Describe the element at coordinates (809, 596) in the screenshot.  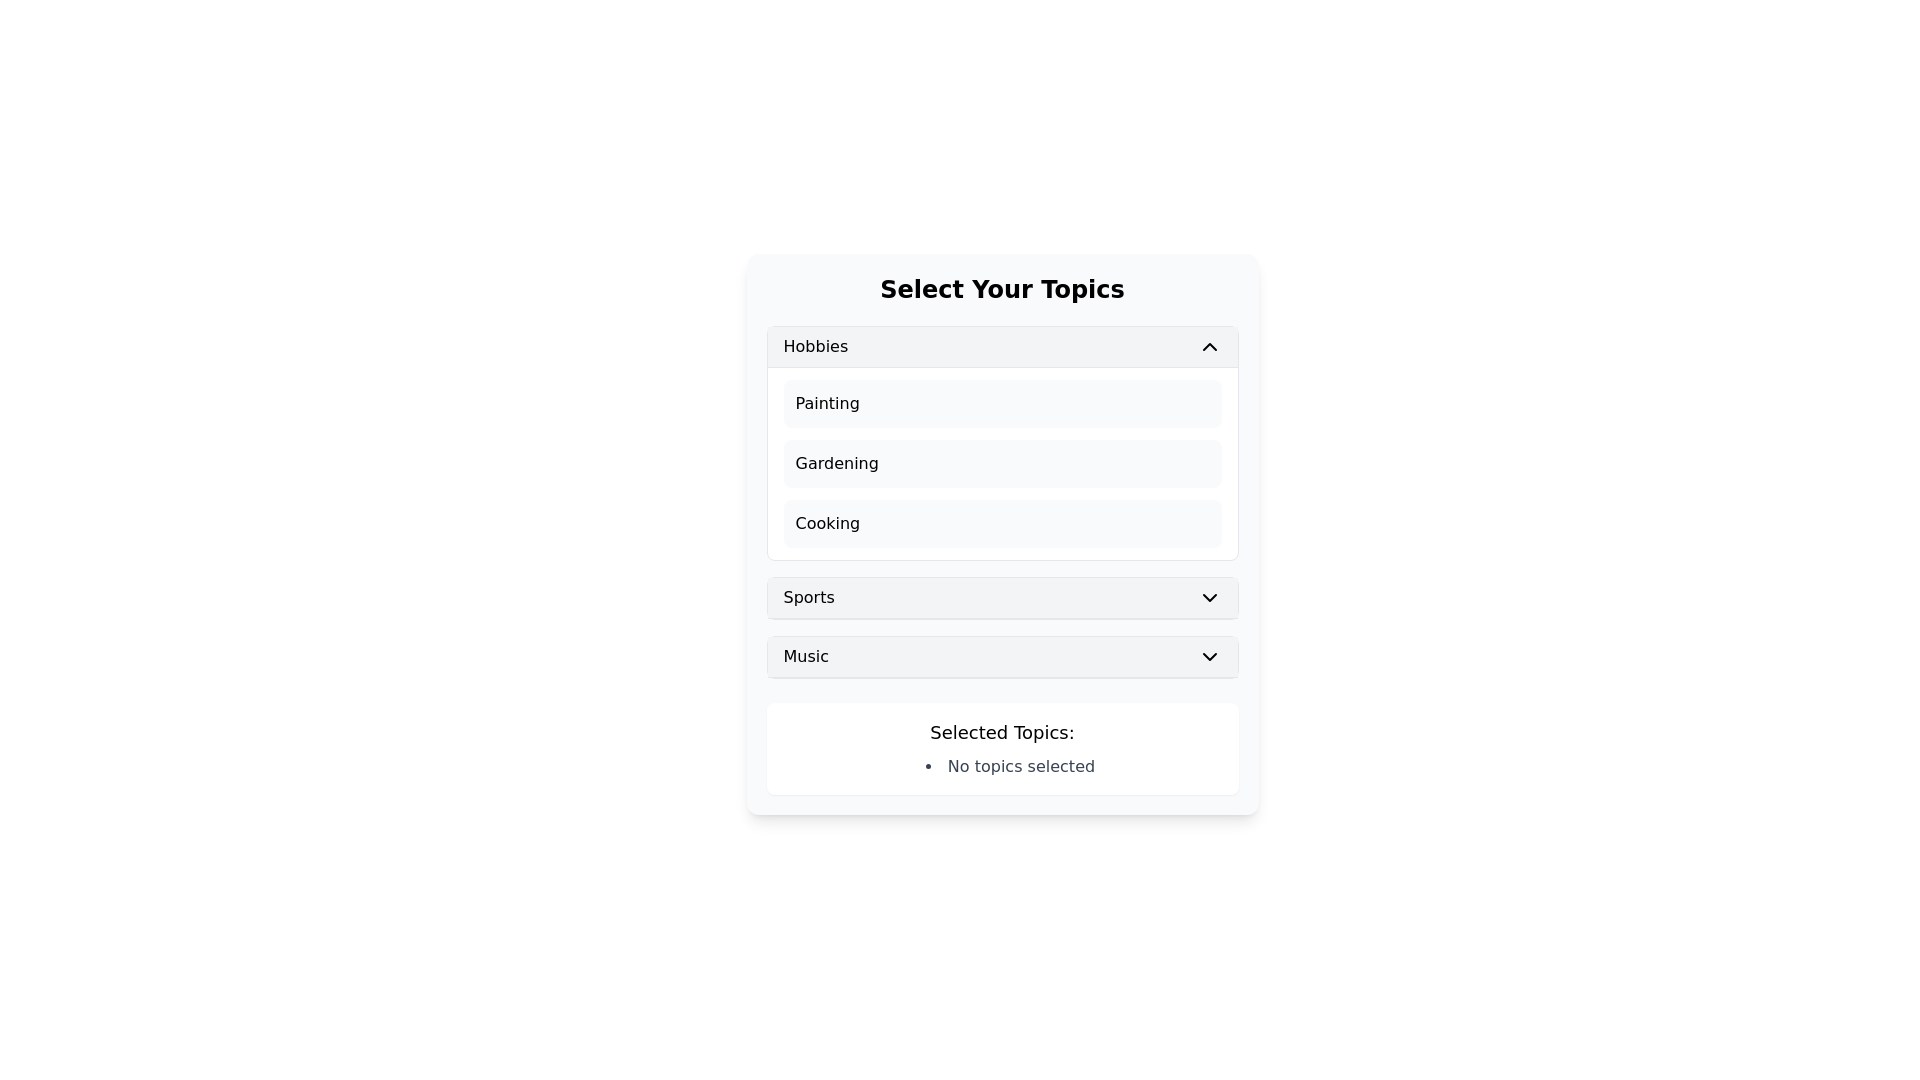
I see `the text content of the 'Sports' text label, which is bold black against a light gray background, located under the 'Hobbies' section in the 'Select Your Topics' menu` at that location.